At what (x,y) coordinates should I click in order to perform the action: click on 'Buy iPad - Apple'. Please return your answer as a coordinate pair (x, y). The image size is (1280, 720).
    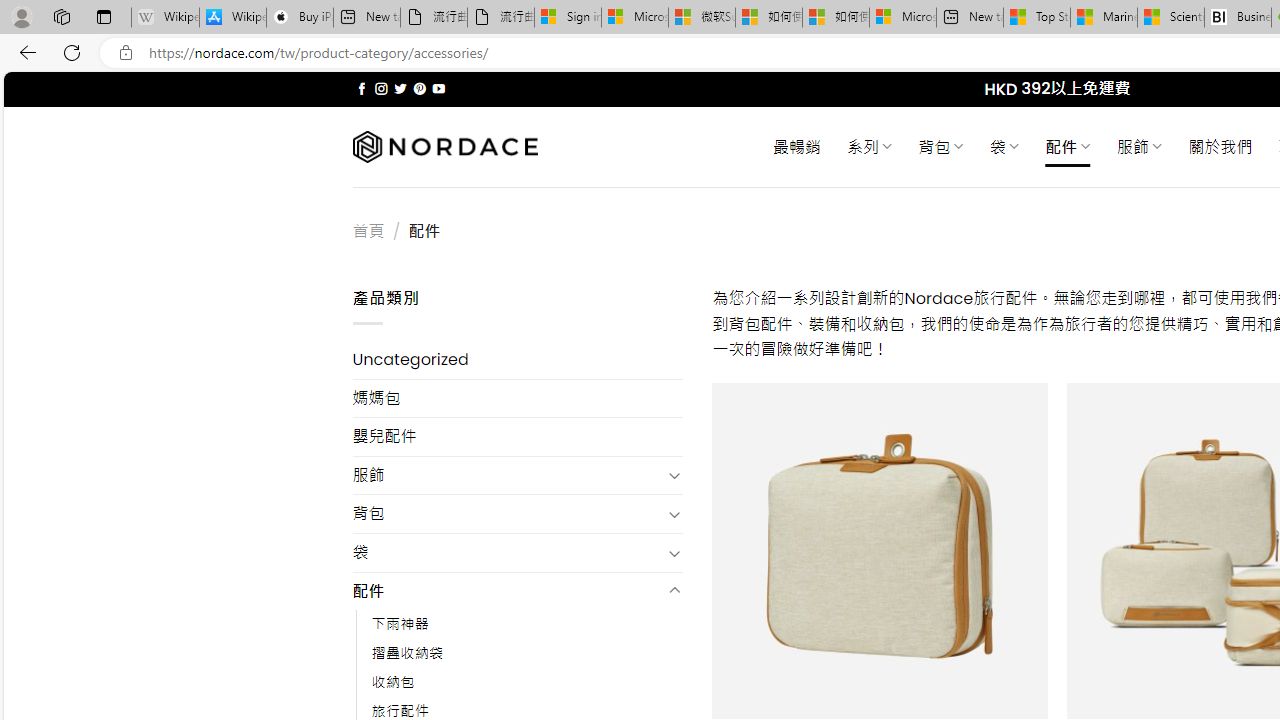
    Looking at the image, I should click on (299, 17).